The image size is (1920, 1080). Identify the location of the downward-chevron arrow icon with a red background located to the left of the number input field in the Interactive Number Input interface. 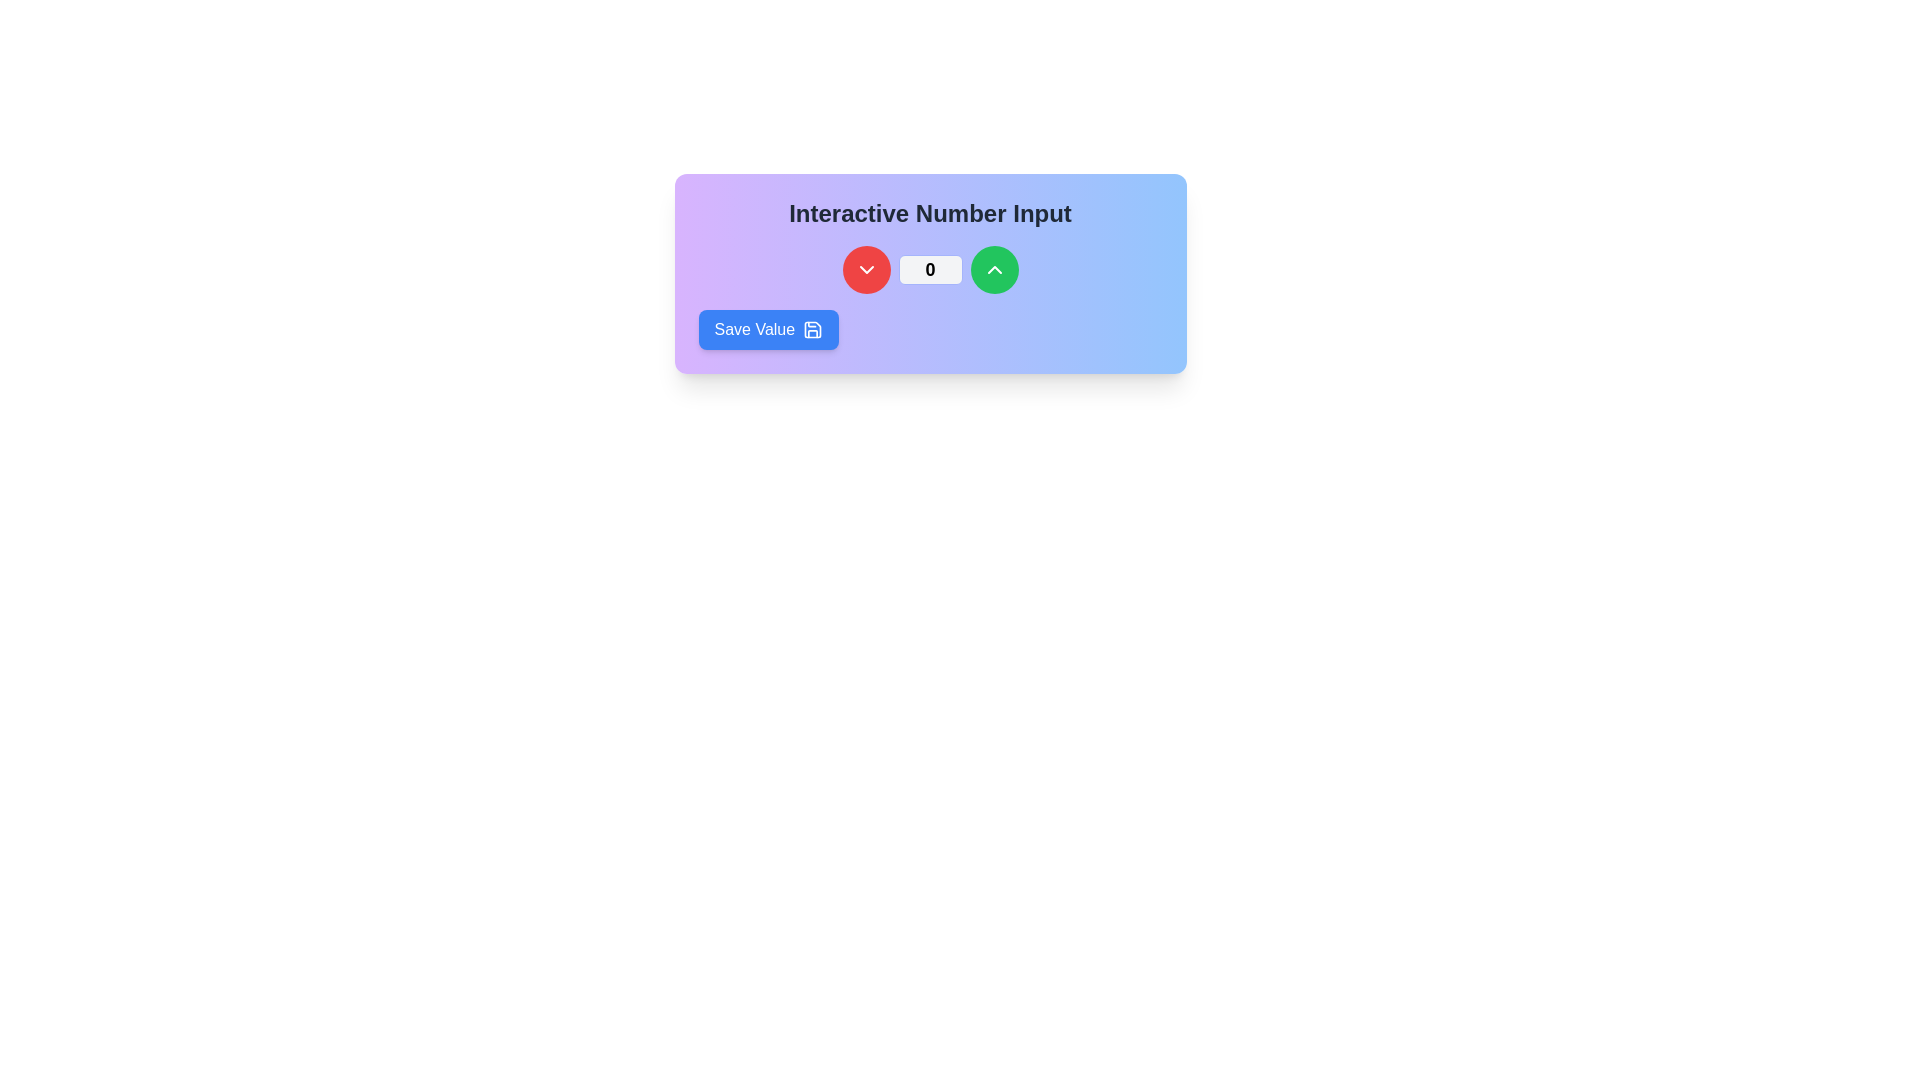
(866, 270).